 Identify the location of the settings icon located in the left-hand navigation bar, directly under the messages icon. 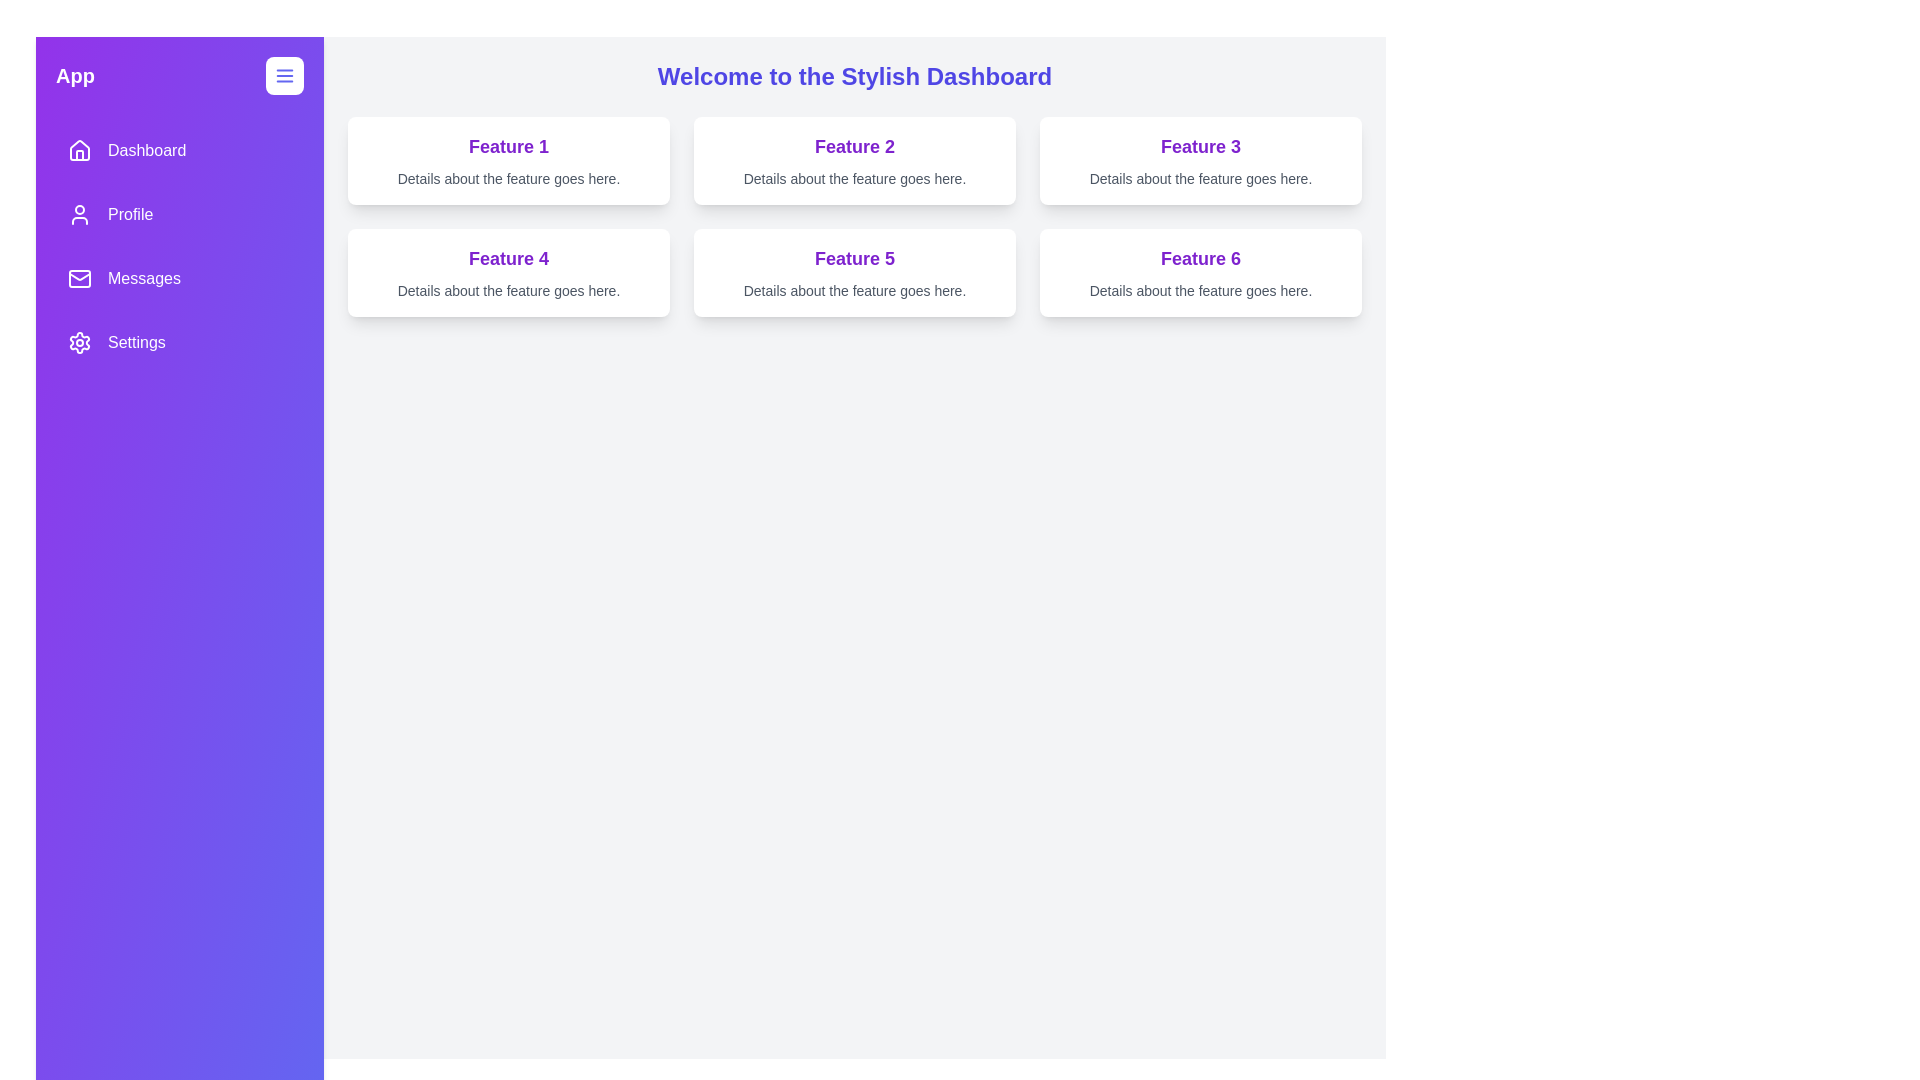
(80, 342).